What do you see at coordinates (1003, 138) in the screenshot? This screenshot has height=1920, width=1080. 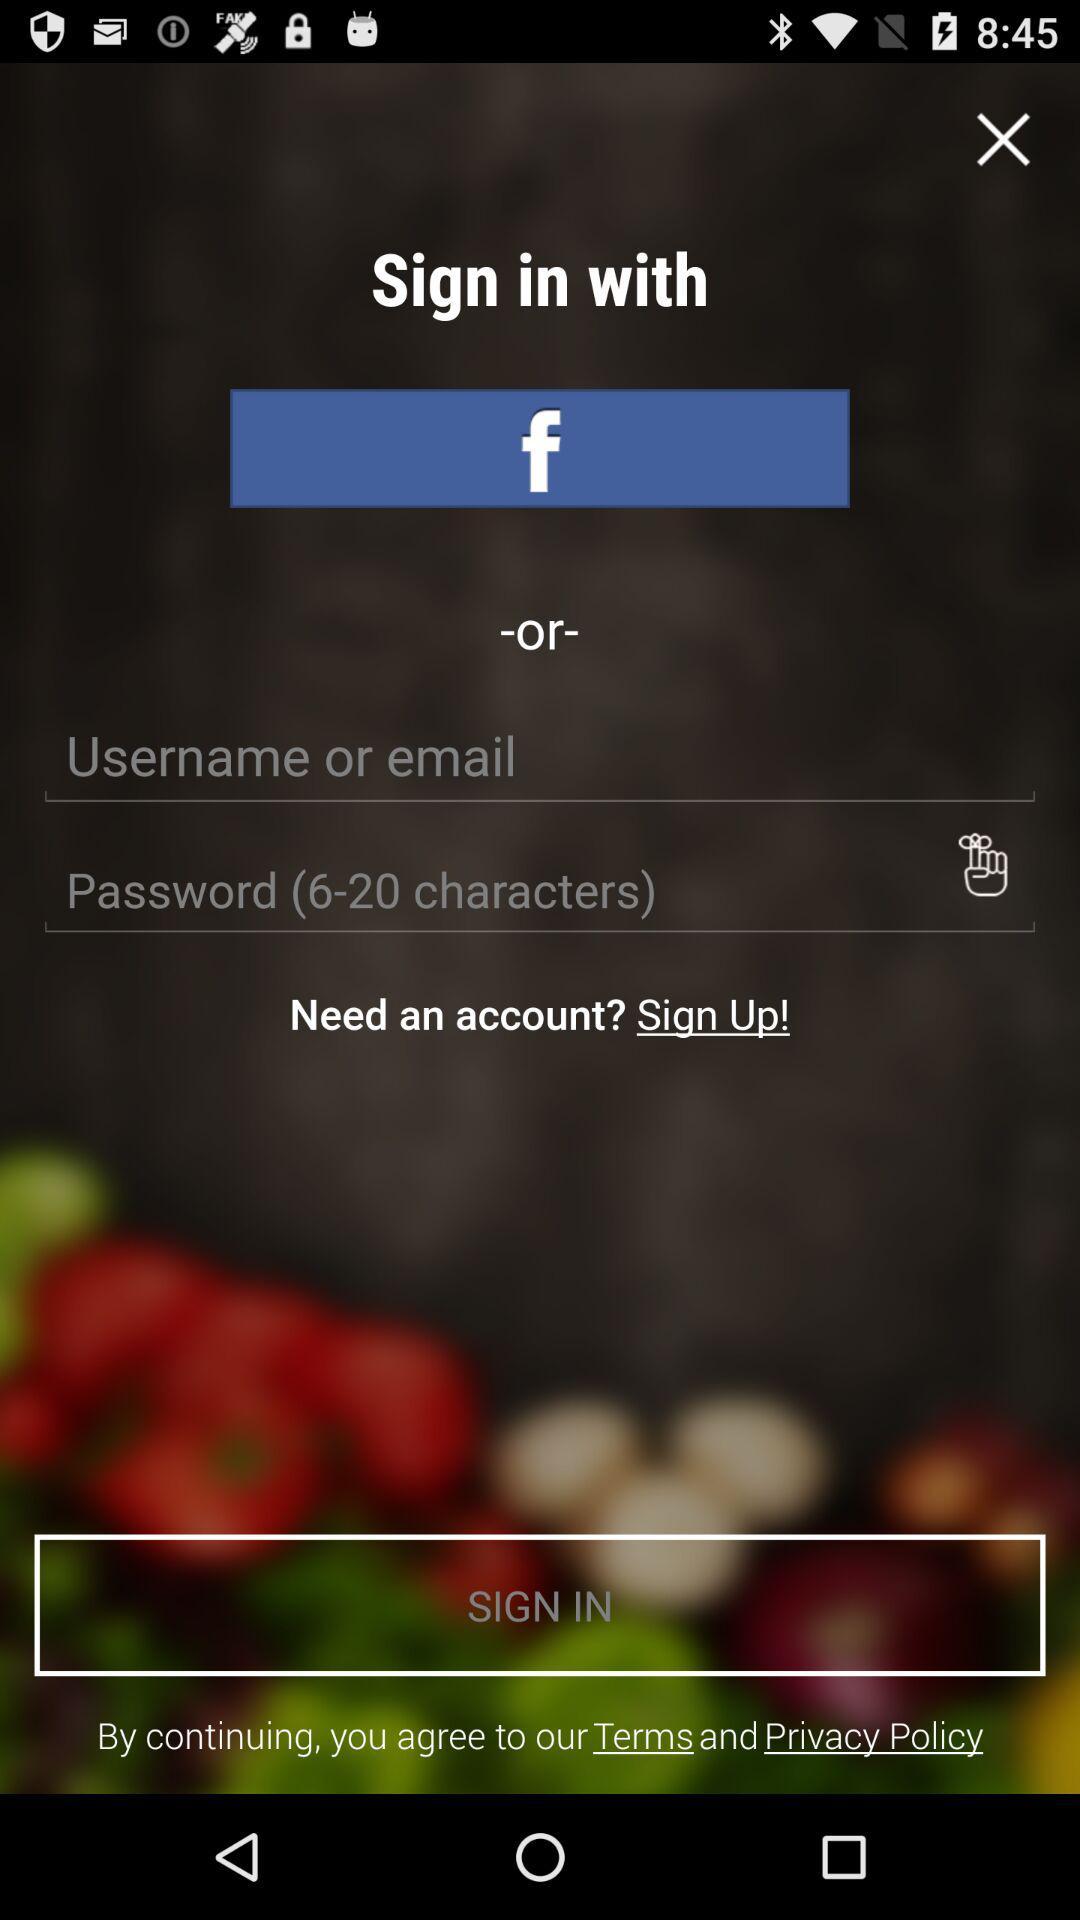 I see `close` at bounding box center [1003, 138].